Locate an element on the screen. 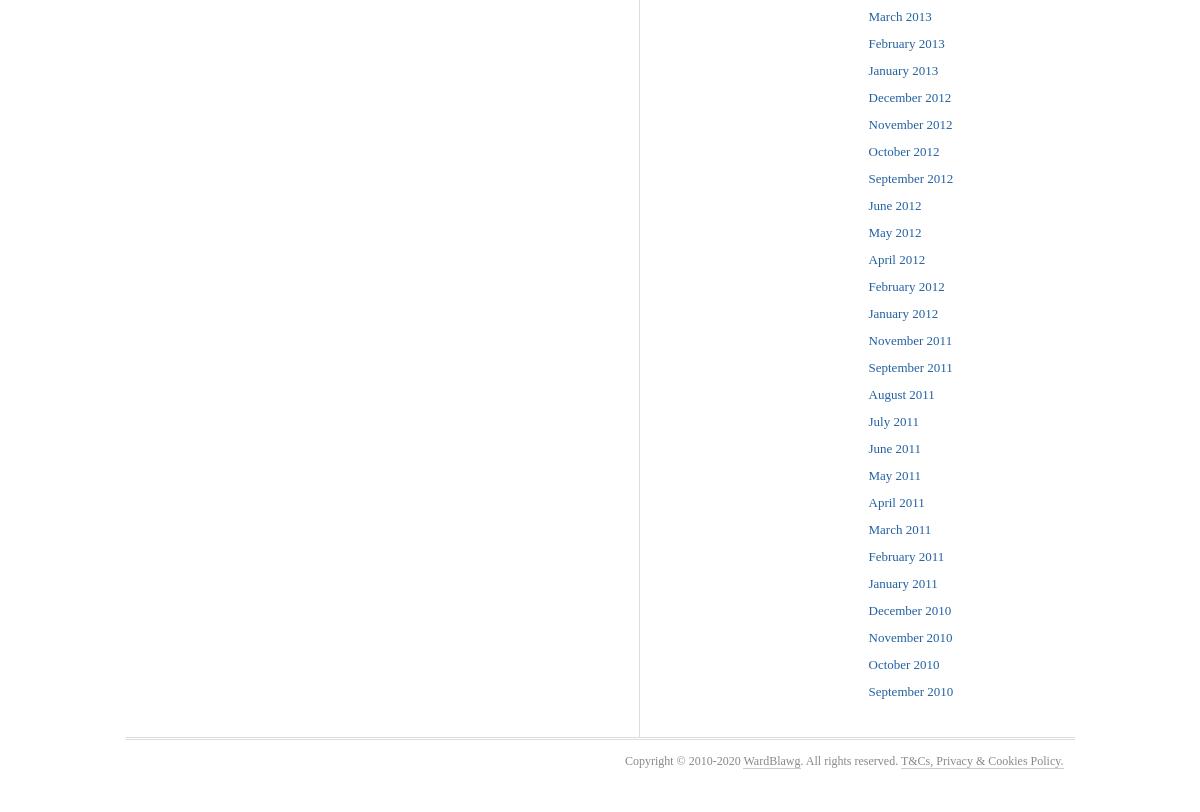 The image size is (1200, 812). '. All rights reserved.' is located at coordinates (799, 760).